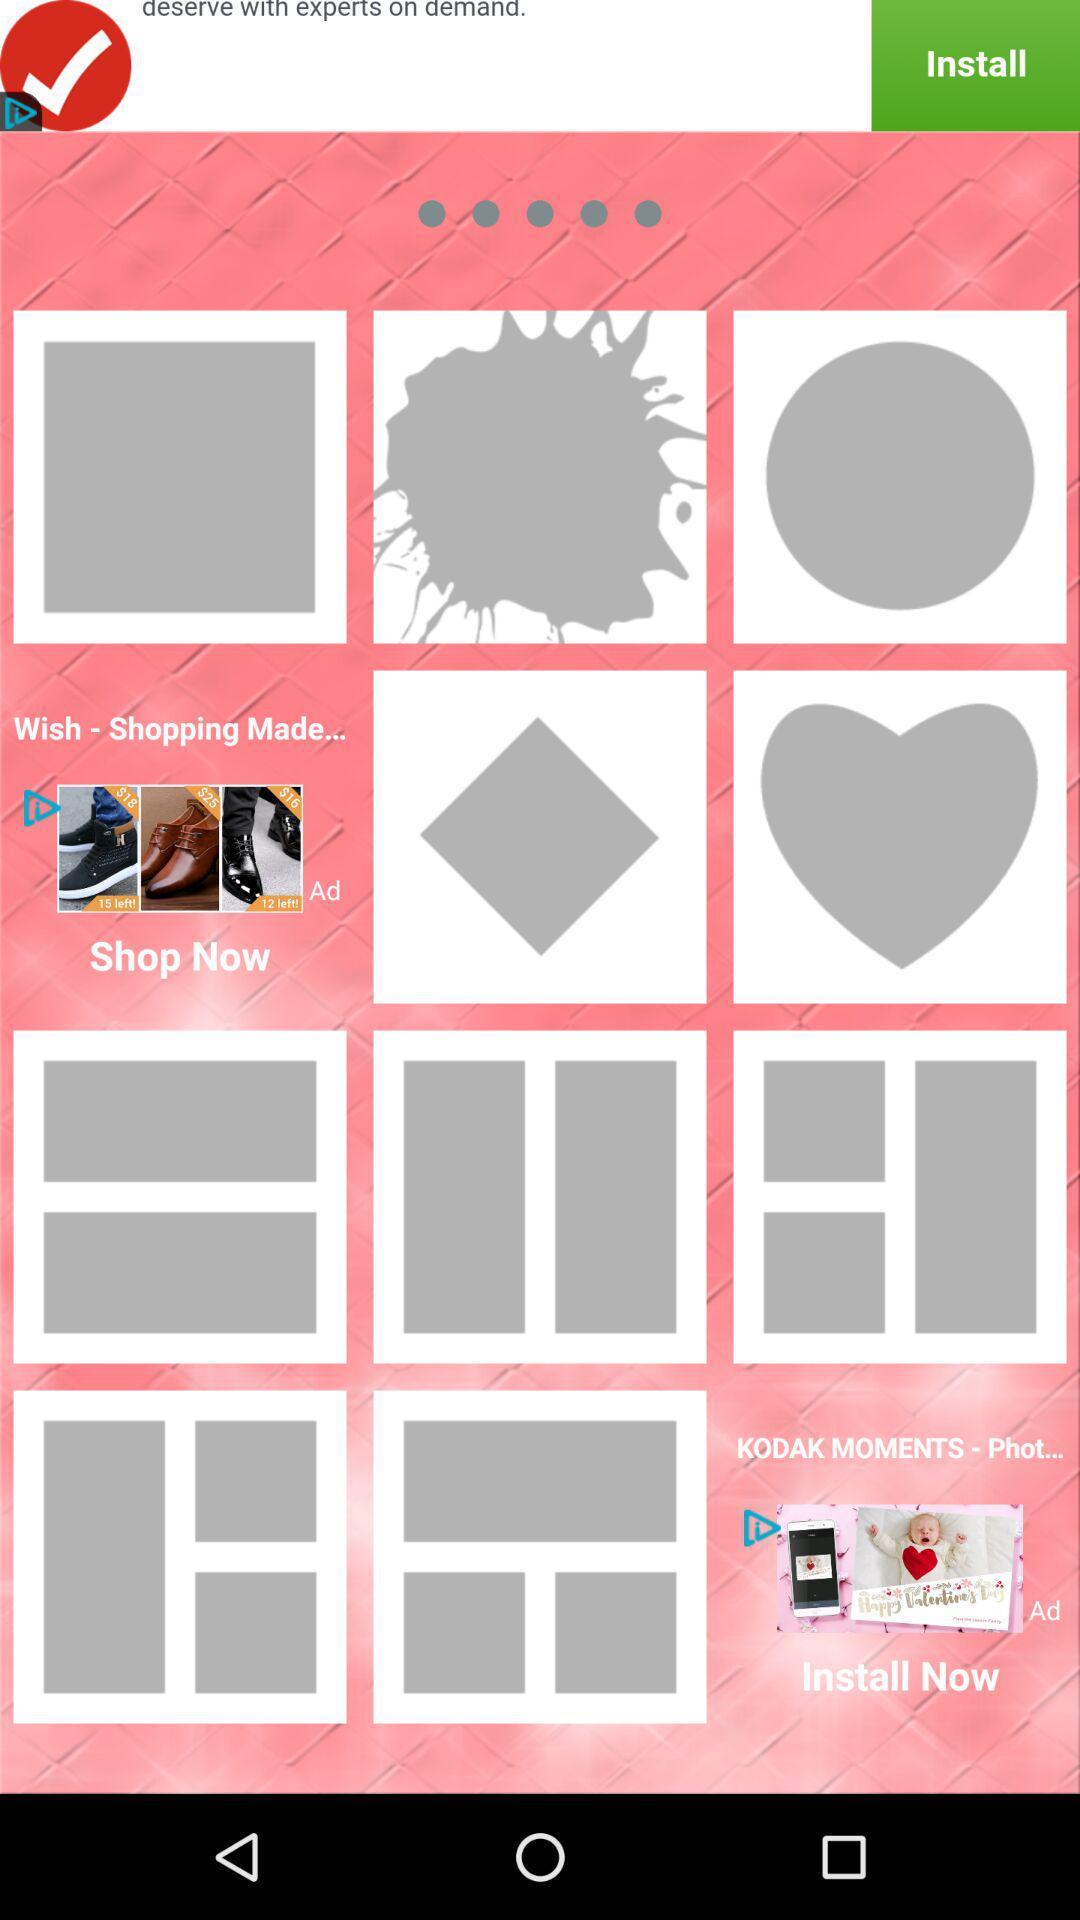  I want to click on click box bottom left, so click(180, 1555).